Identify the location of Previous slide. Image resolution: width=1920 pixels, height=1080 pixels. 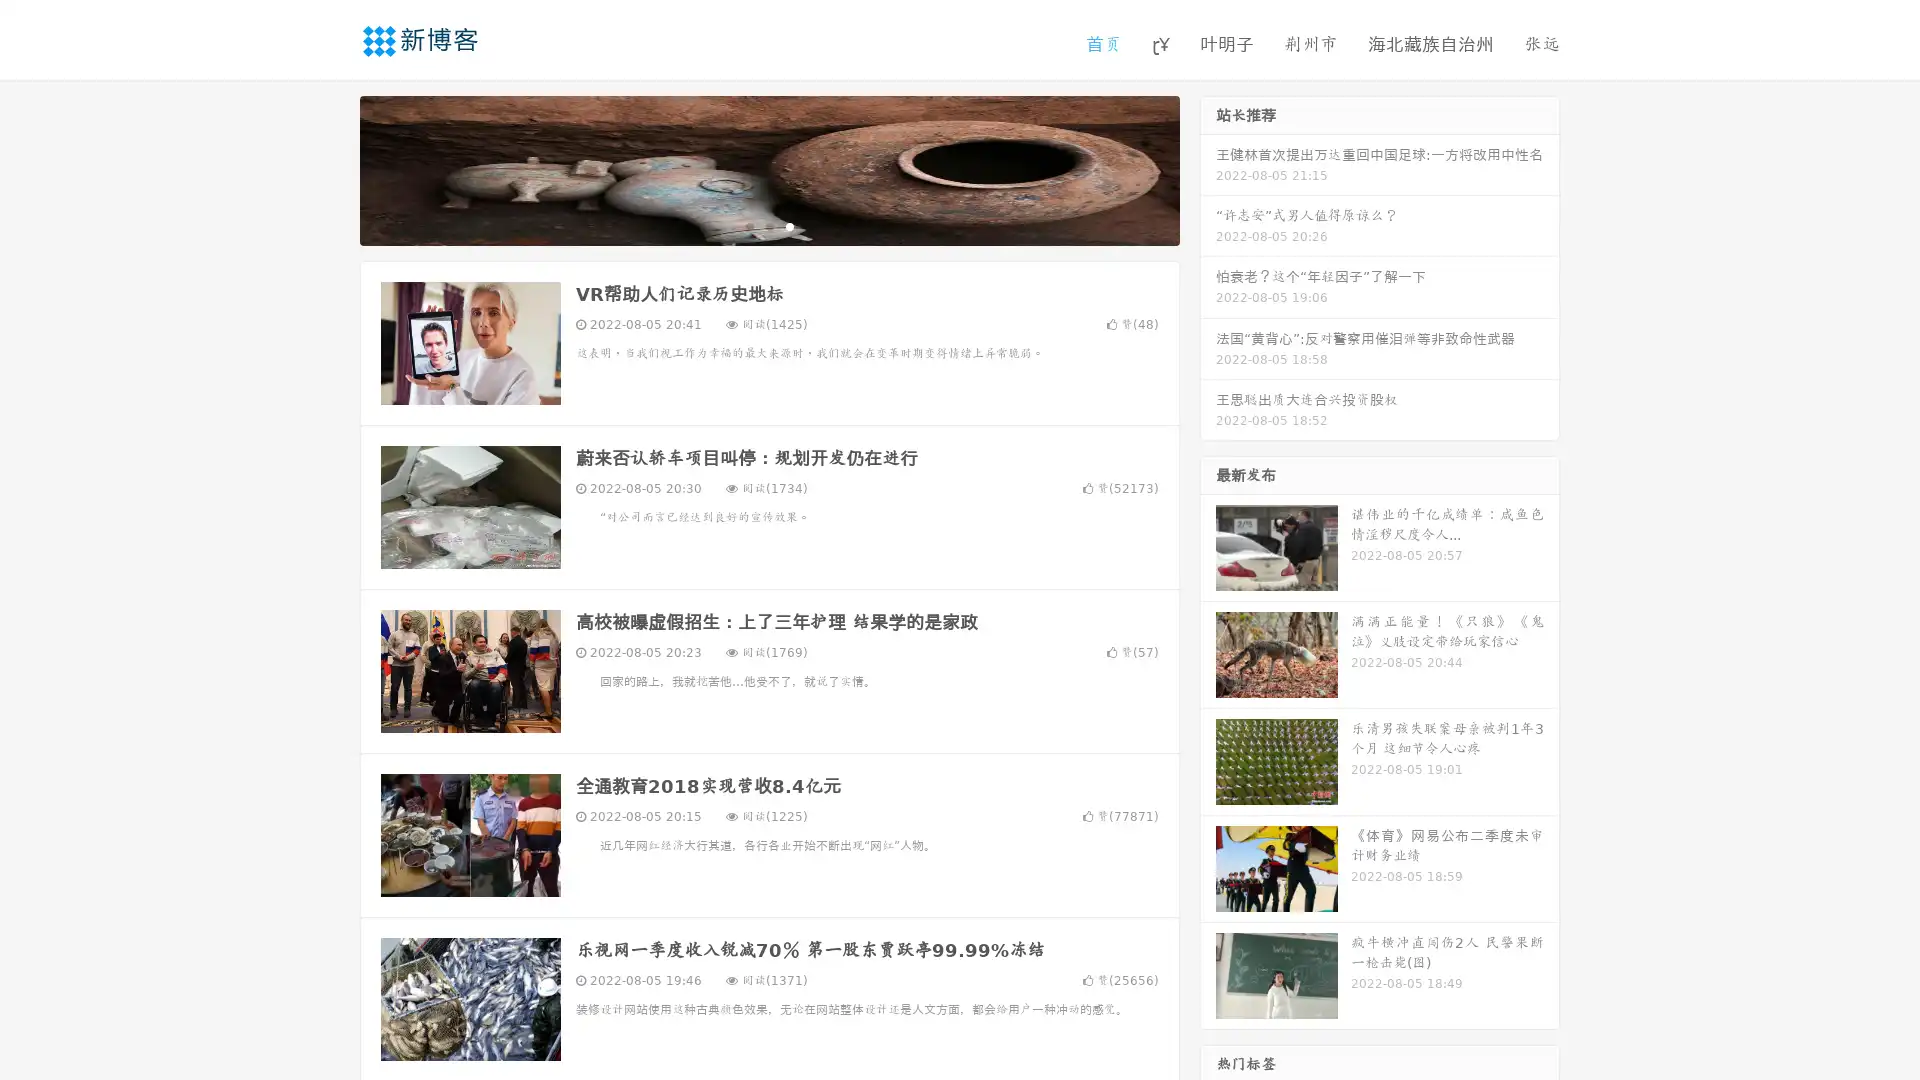
(330, 168).